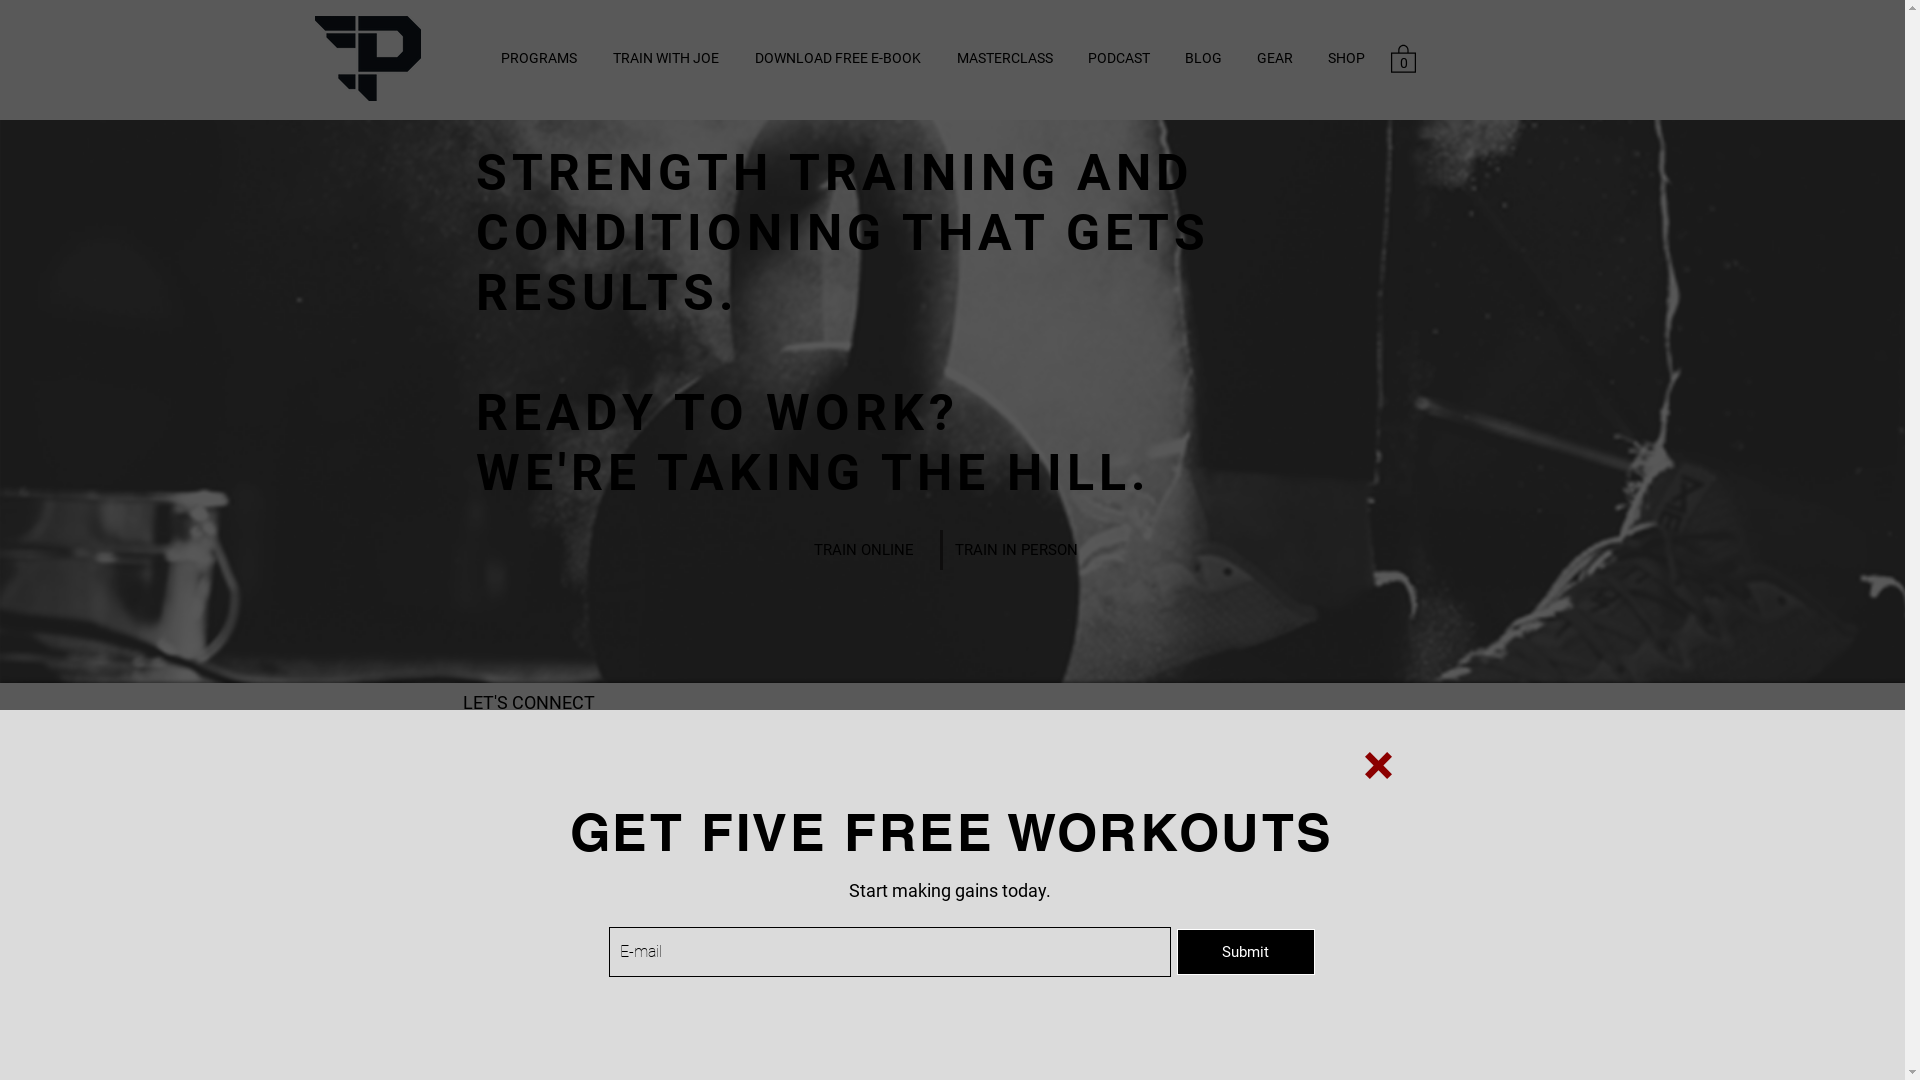 The image size is (1920, 1080). Describe the element at coordinates (1015, 550) in the screenshot. I see `'TRAIN IN PERSON'` at that location.